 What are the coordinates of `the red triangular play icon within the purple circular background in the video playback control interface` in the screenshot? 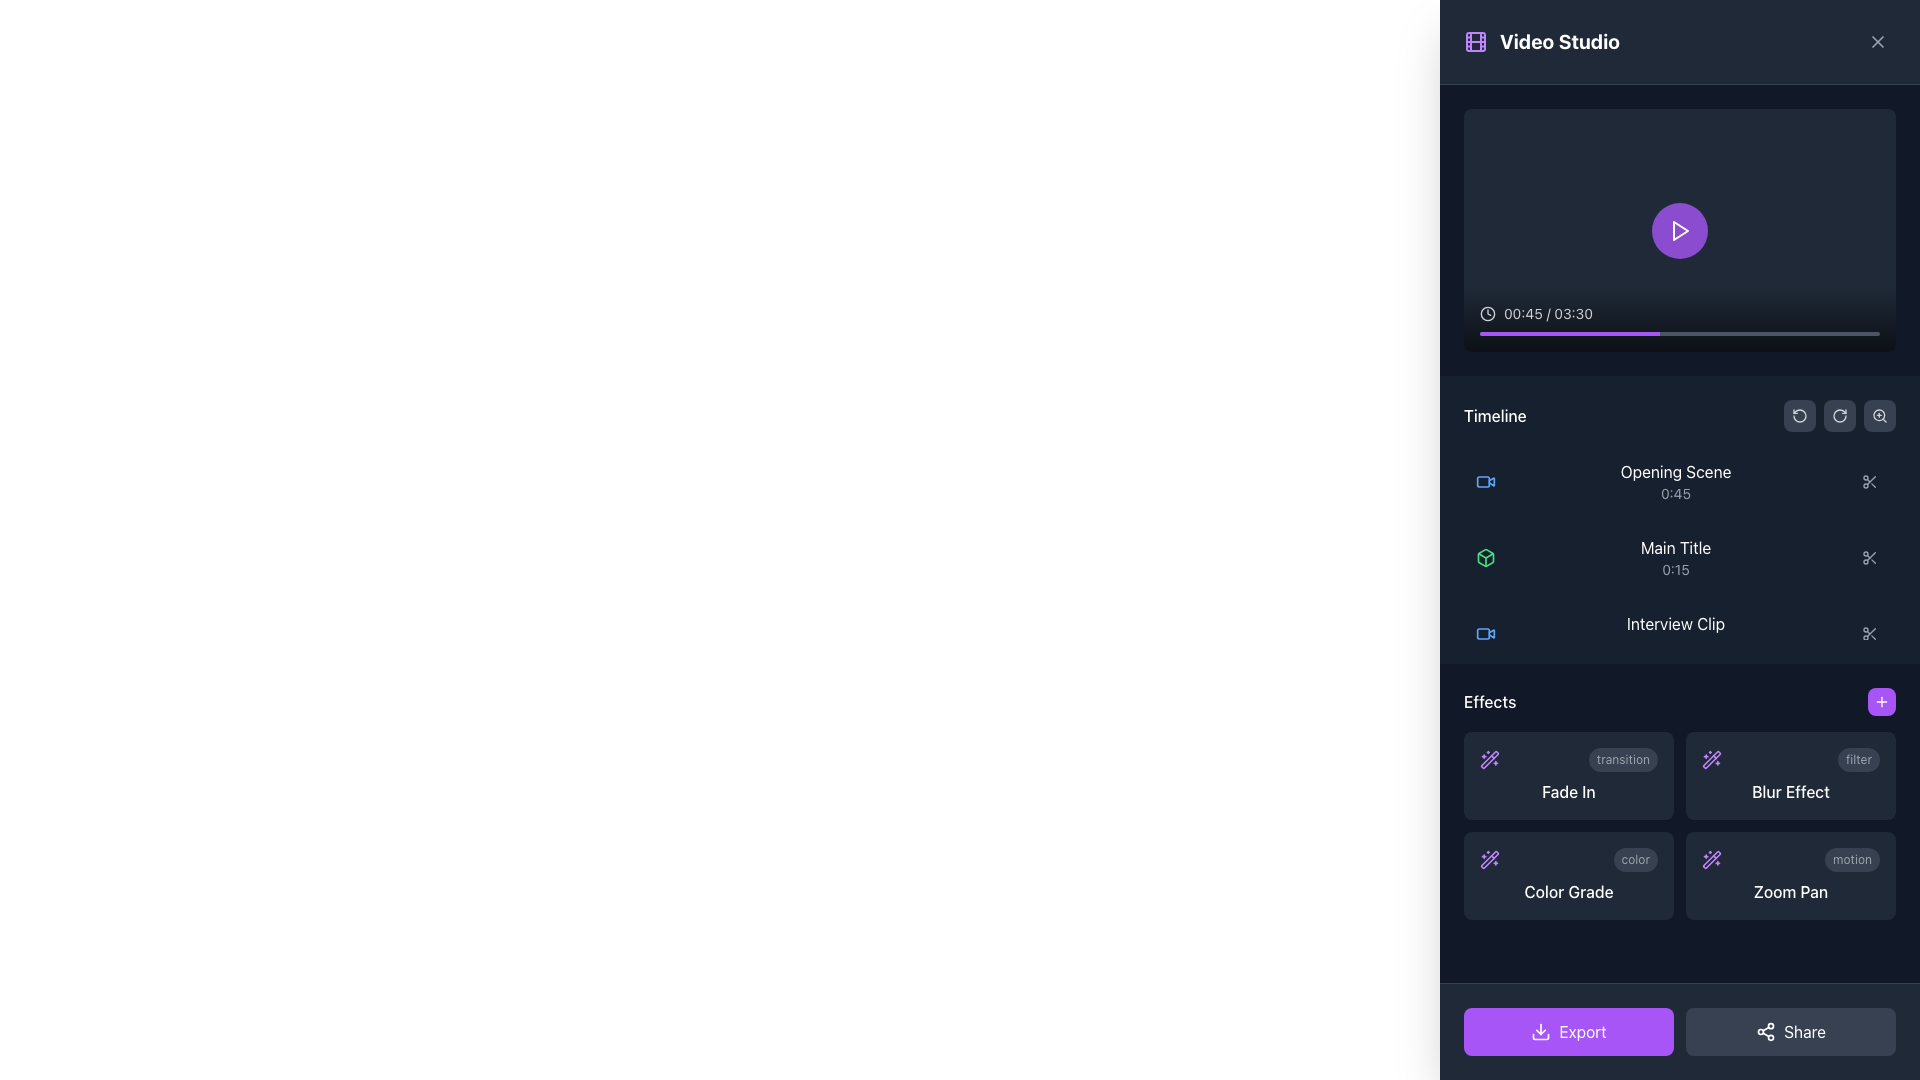 It's located at (1680, 229).